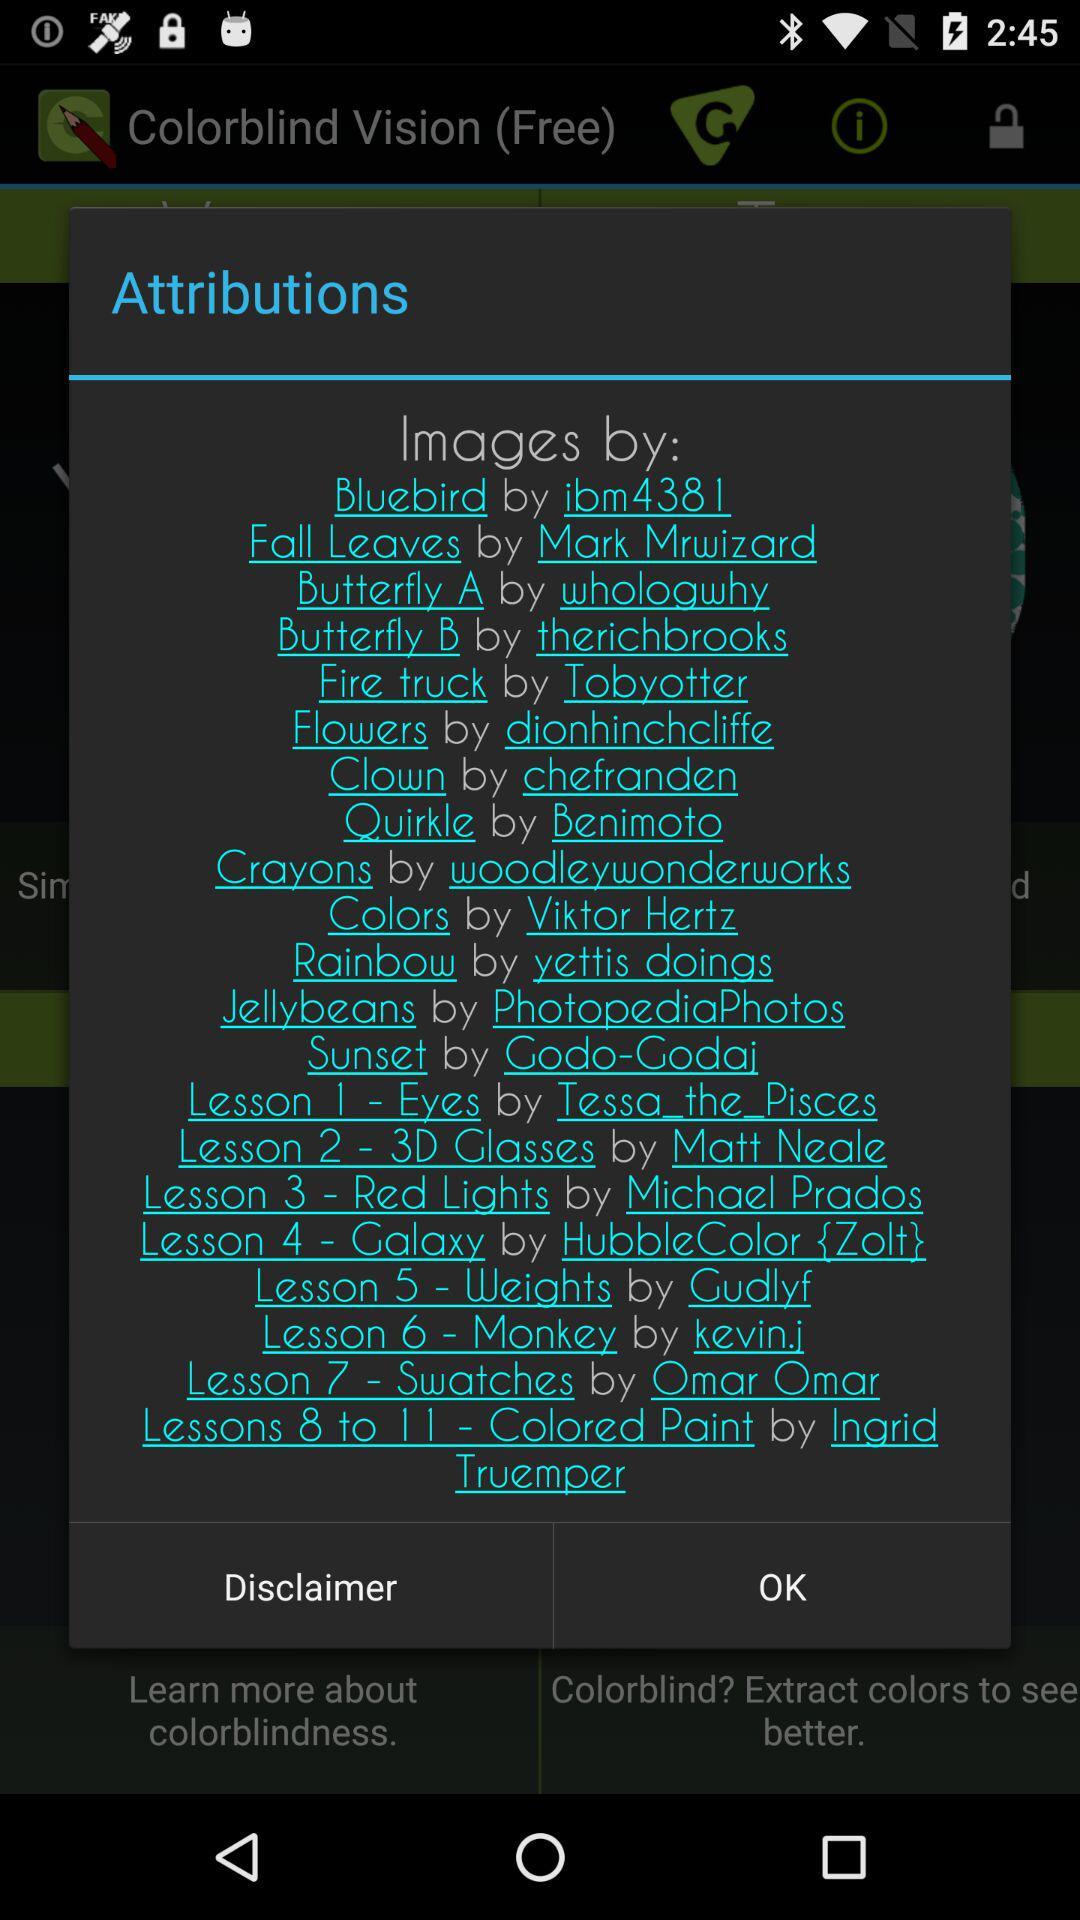 This screenshot has width=1080, height=1920. I want to click on the icon to the left of ok button, so click(310, 1585).